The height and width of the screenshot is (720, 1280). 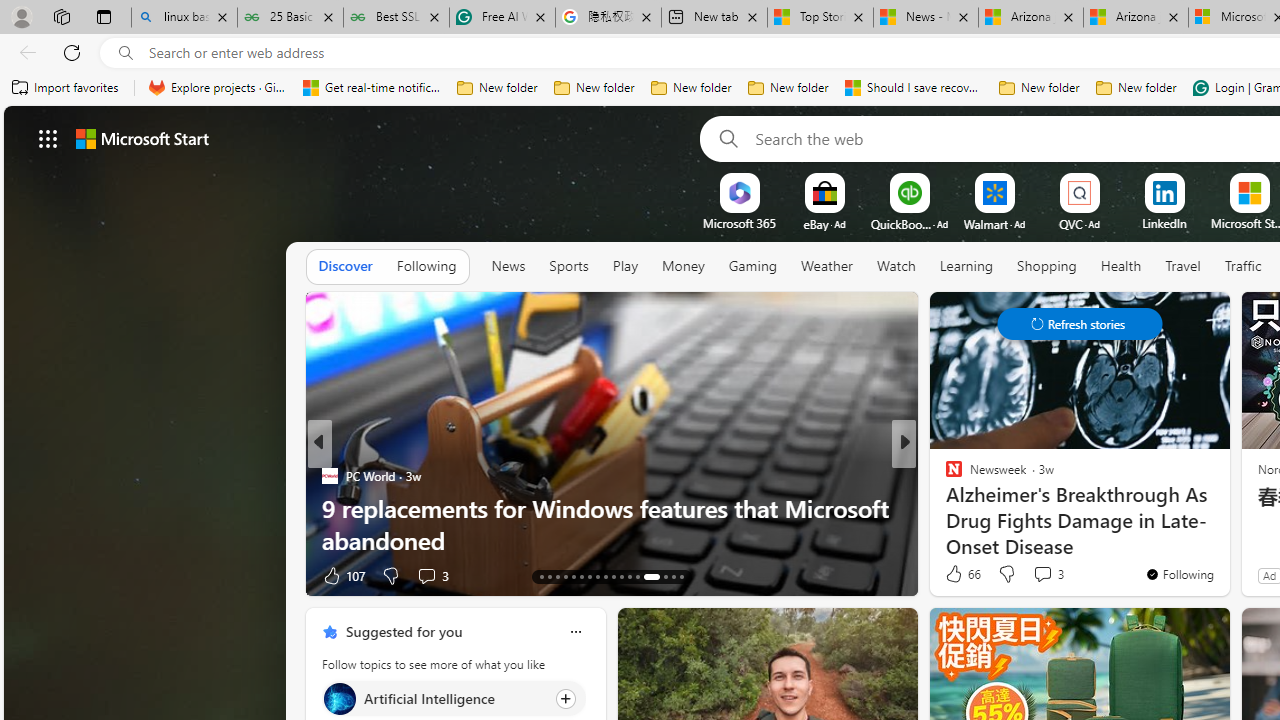 I want to click on 'Health', so click(x=1121, y=265).